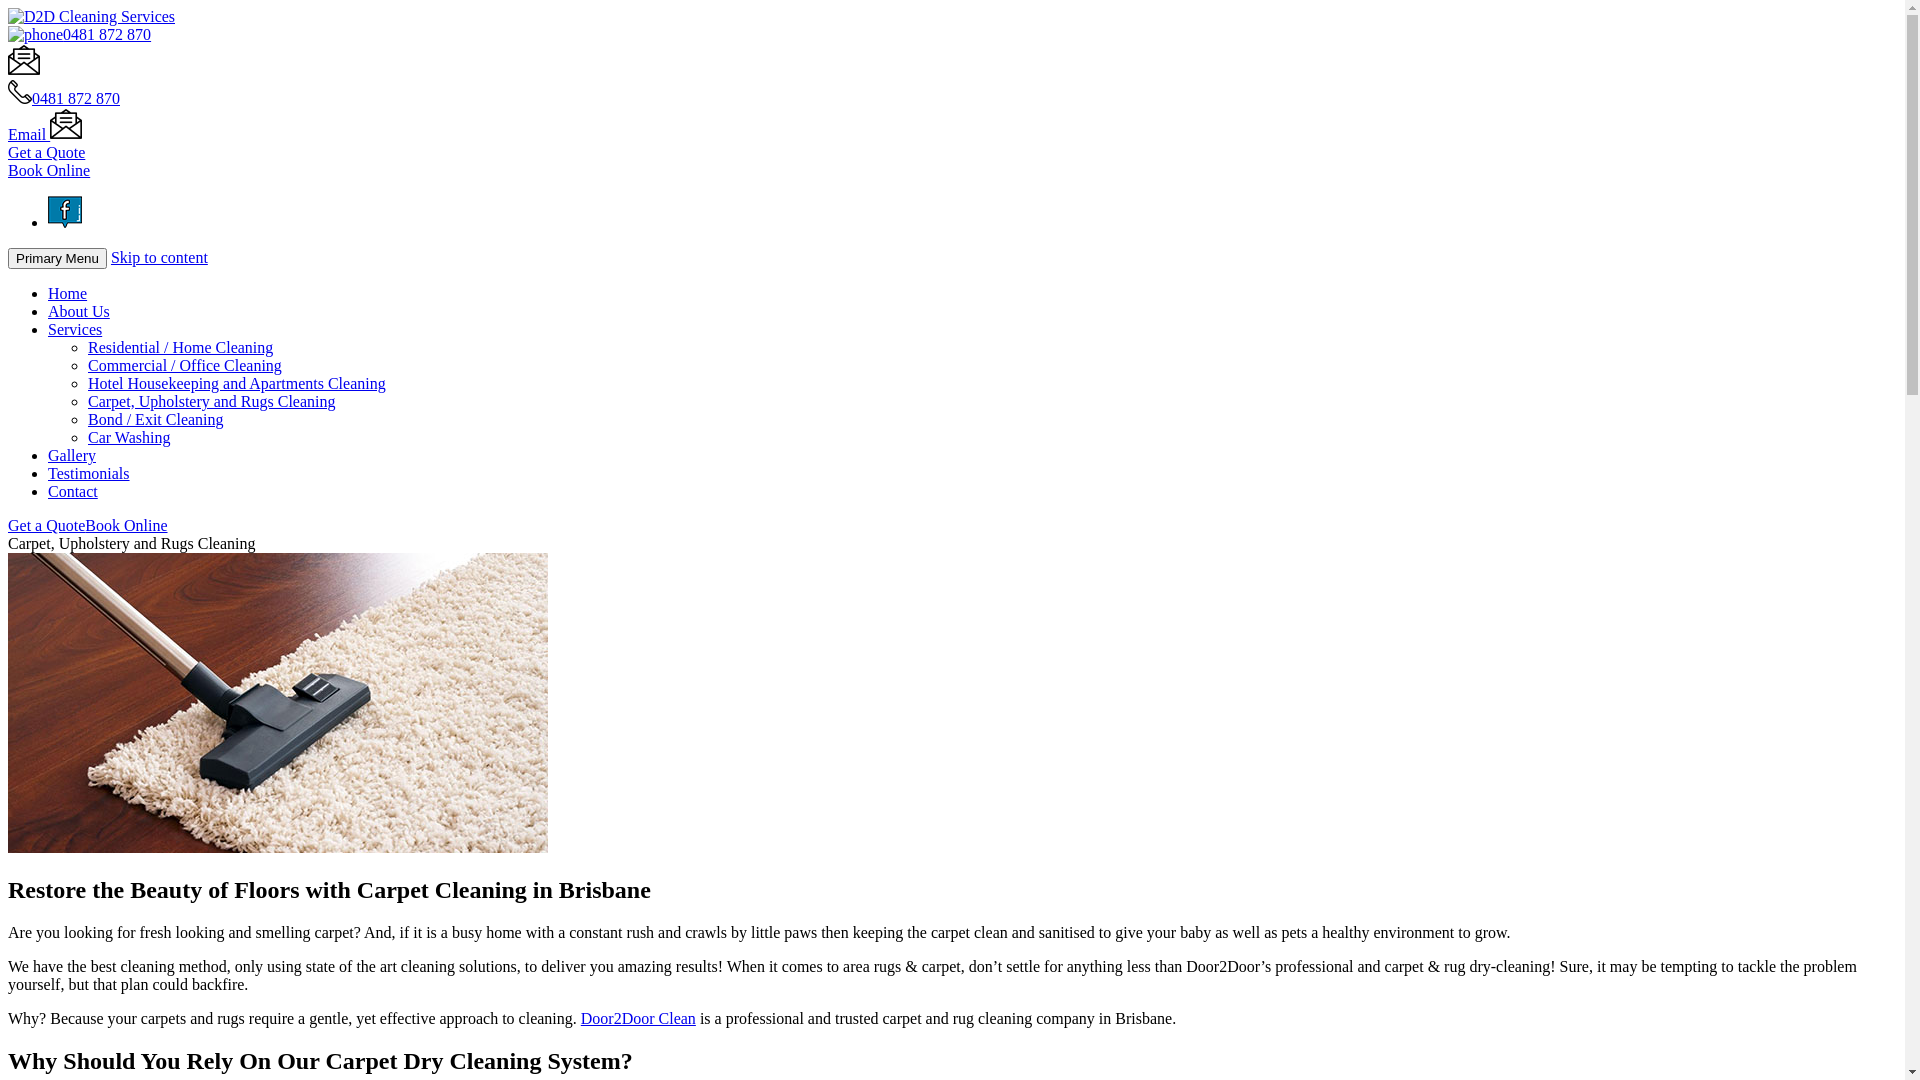 This screenshot has height=1080, width=1920. What do you see at coordinates (46, 151) in the screenshot?
I see `'Get a Quote'` at bounding box center [46, 151].